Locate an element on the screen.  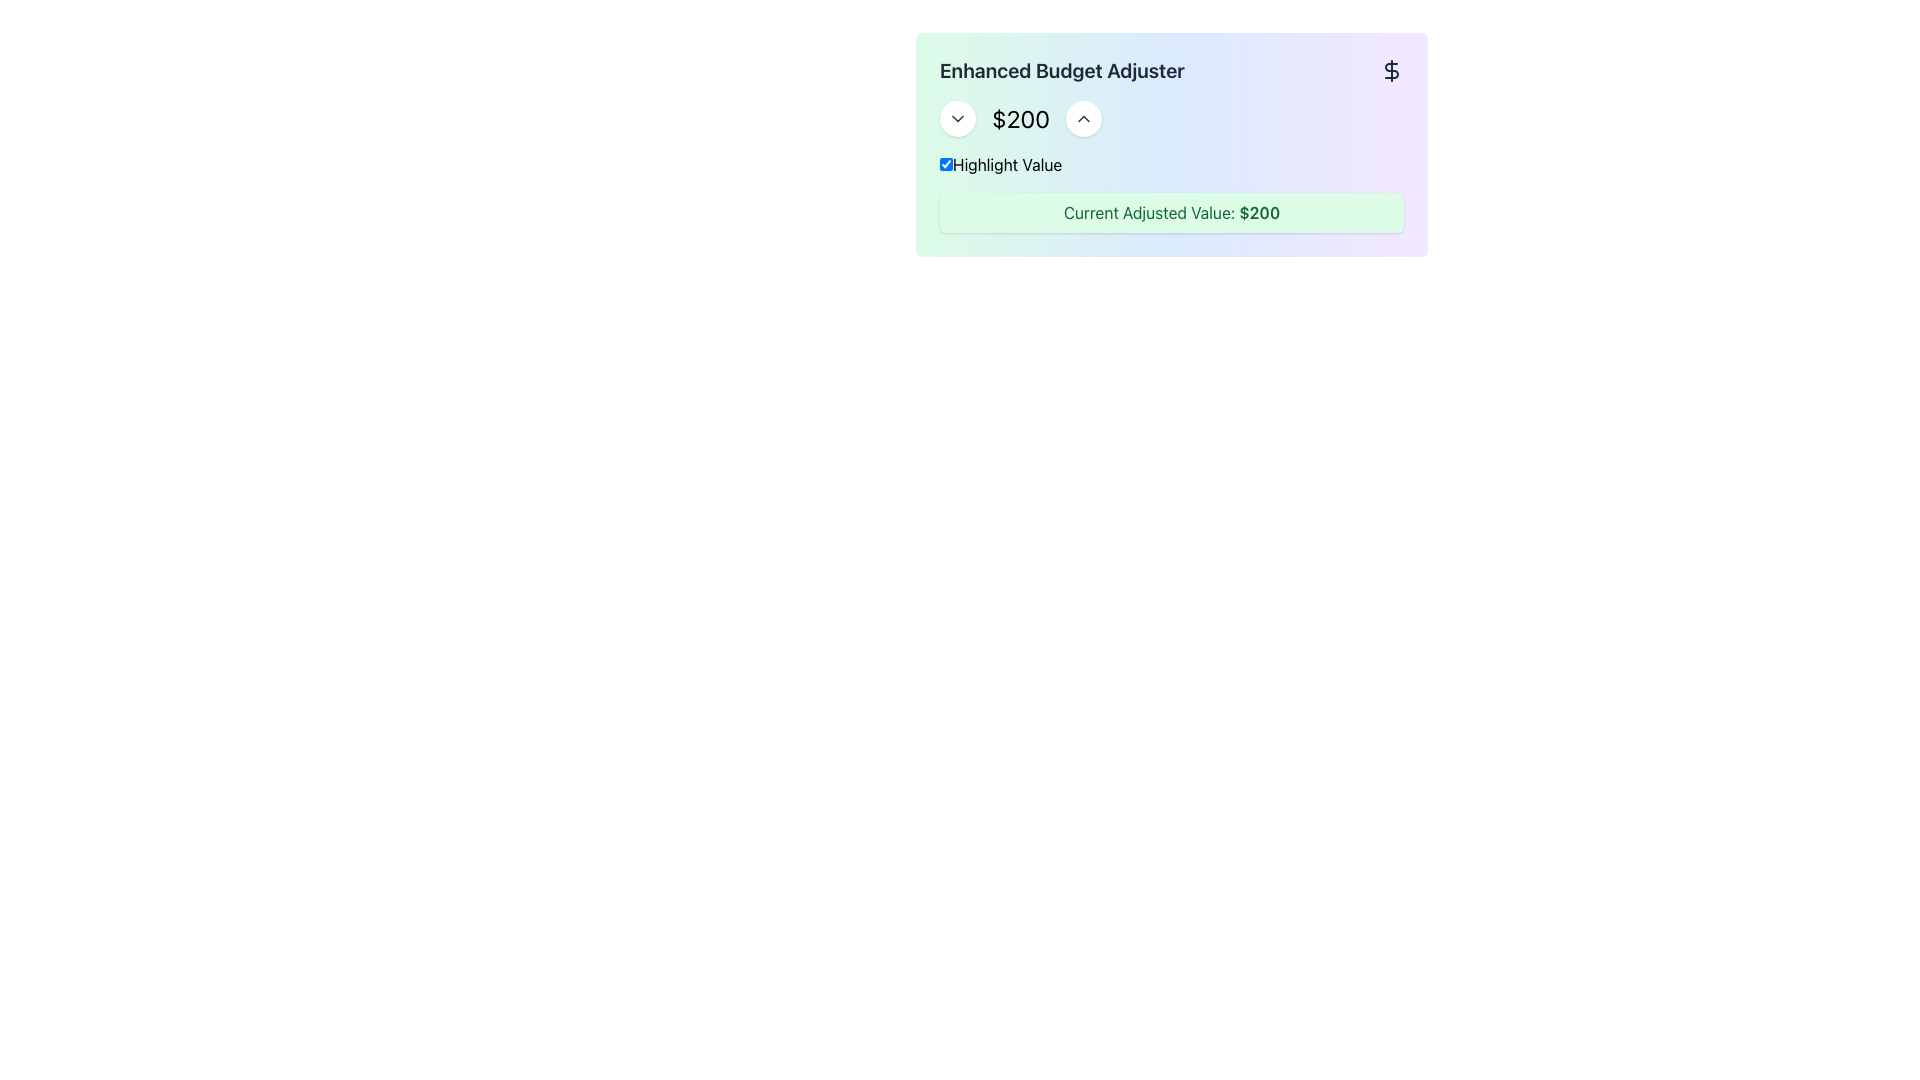
the buttons of the Composite UI element displaying a monetary value ('$200') within the 'Enhanced Budget Adjuster' section for visual feedback is located at coordinates (1171, 119).